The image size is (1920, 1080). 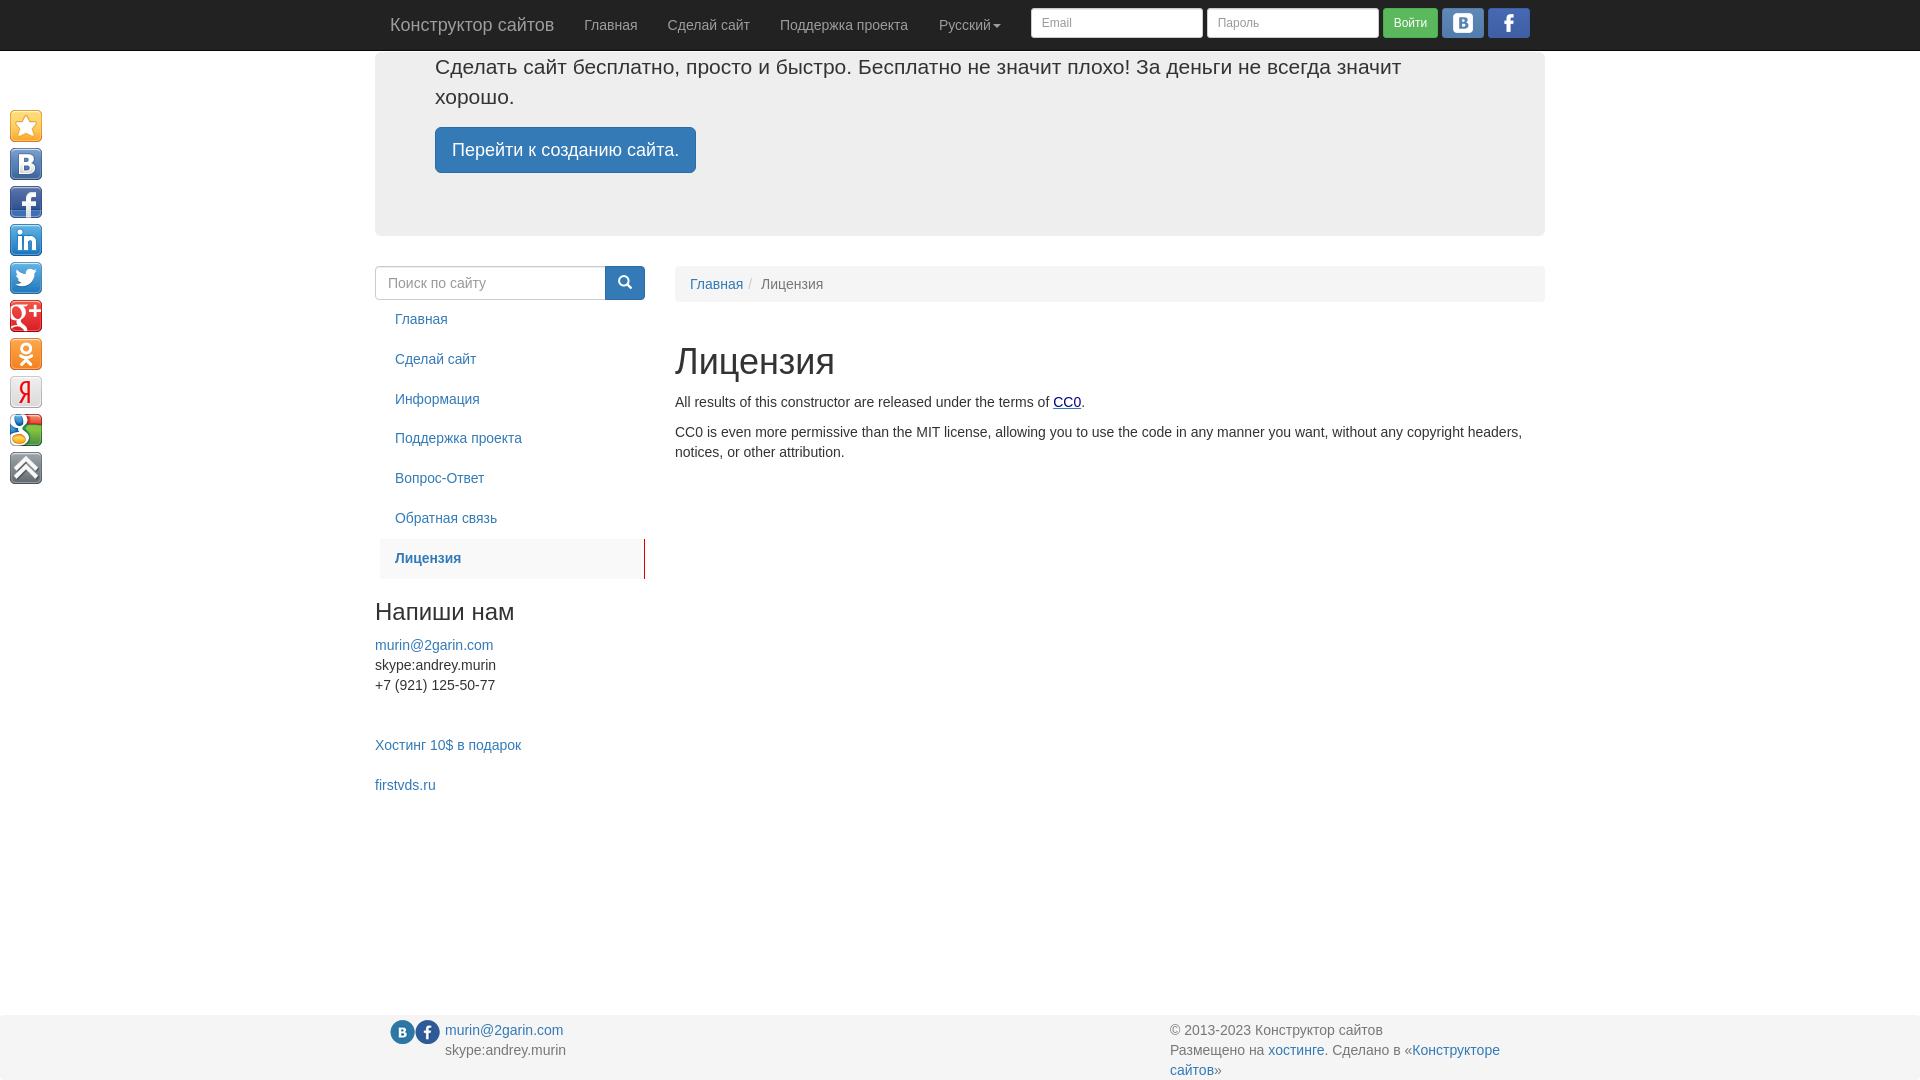 What do you see at coordinates (374, 644) in the screenshot?
I see `'murin@2garin.com'` at bounding box center [374, 644].